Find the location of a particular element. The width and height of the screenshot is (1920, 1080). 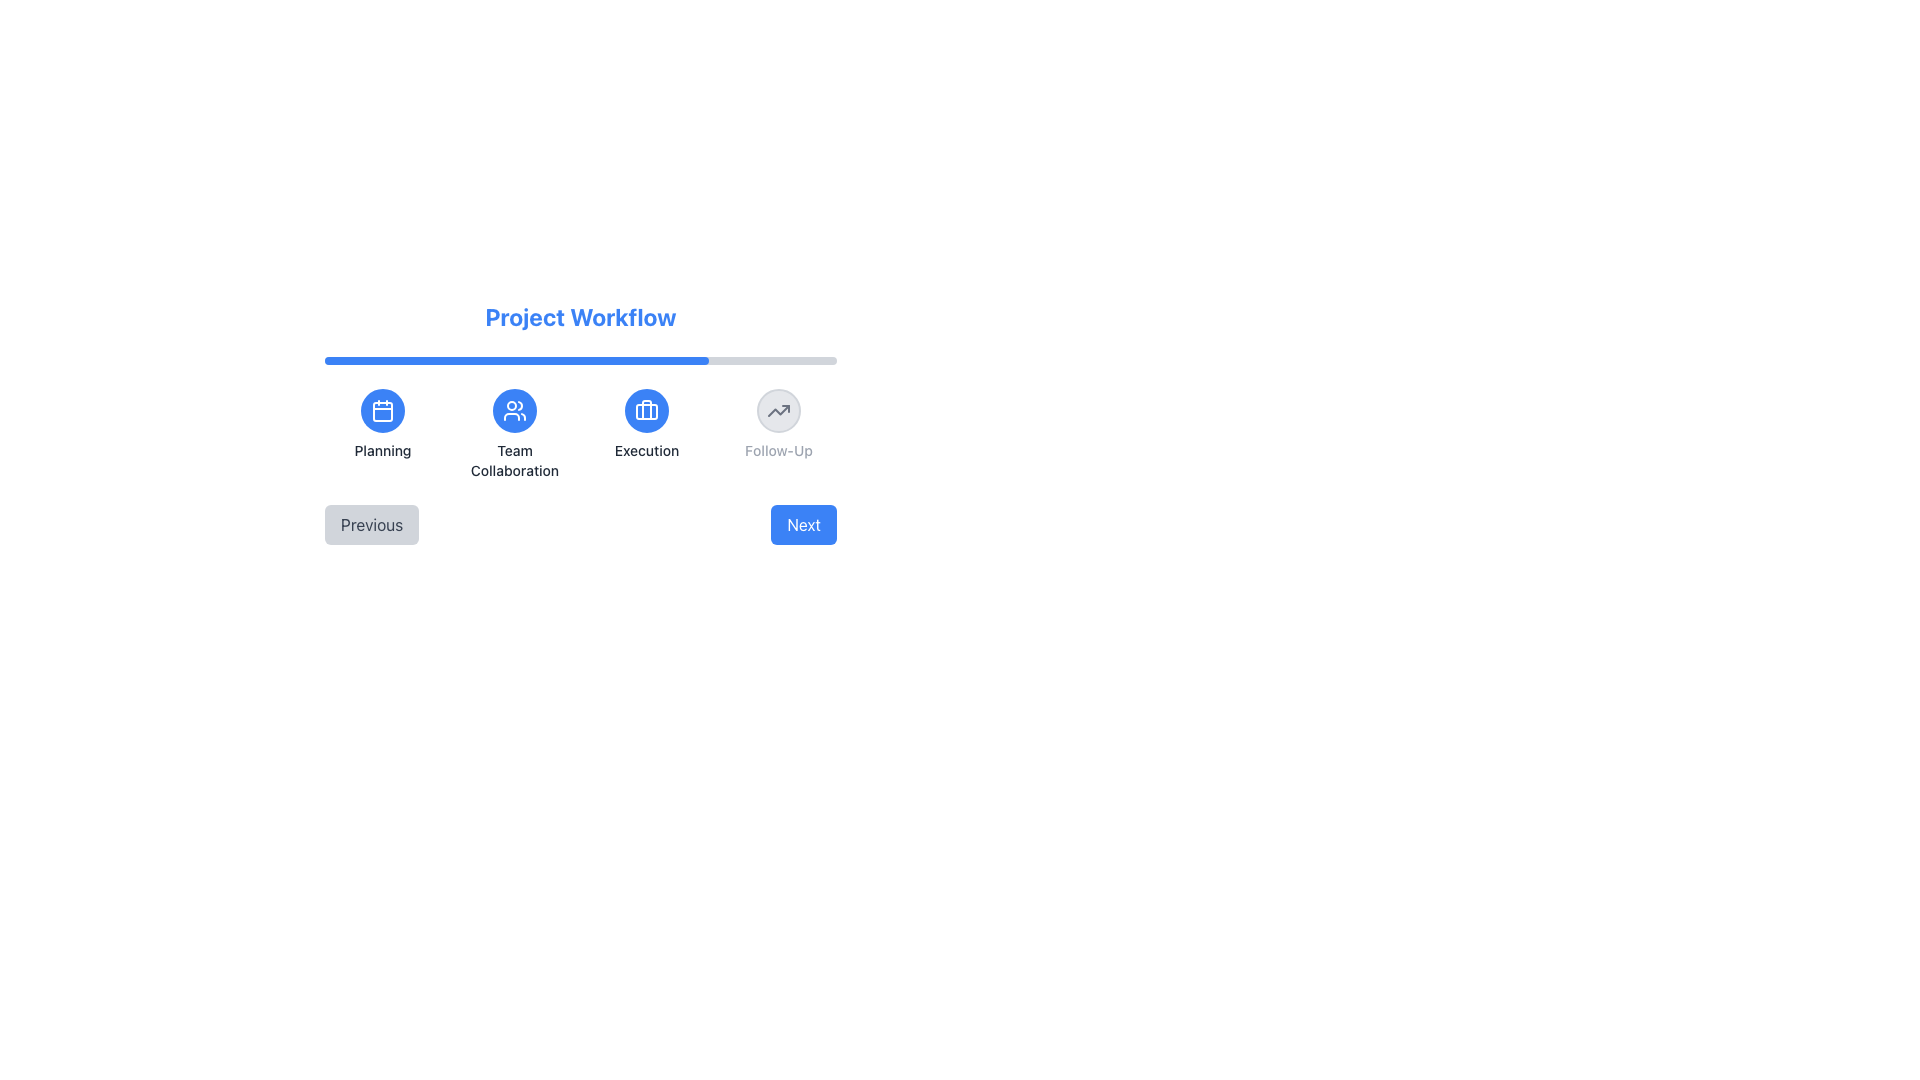

the 'Execution' icon, which is the third icon from the left in a horizontal sequence of four icons representing different phases of a project workflow is located at coordinates (647, 410).